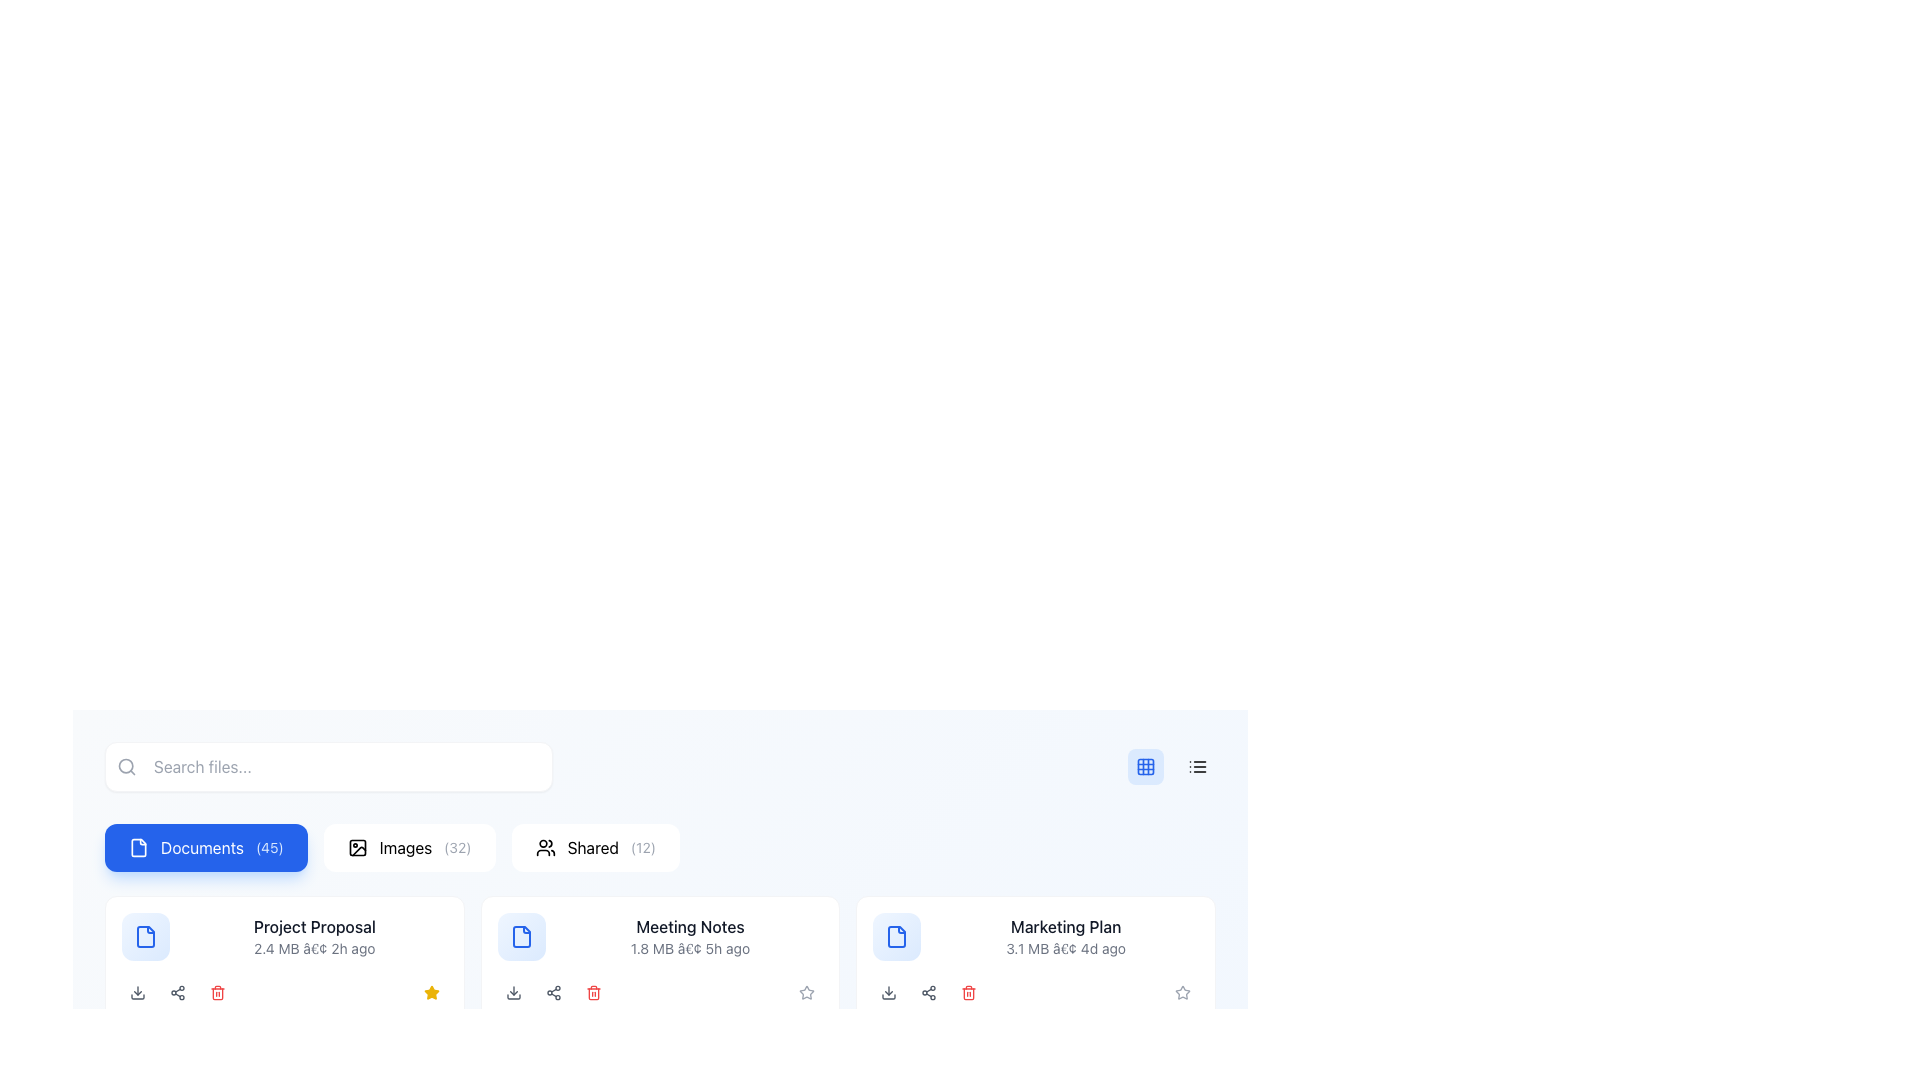  I want to click on the 'Shared' section label text in the navigation bar, so click(592, 848).